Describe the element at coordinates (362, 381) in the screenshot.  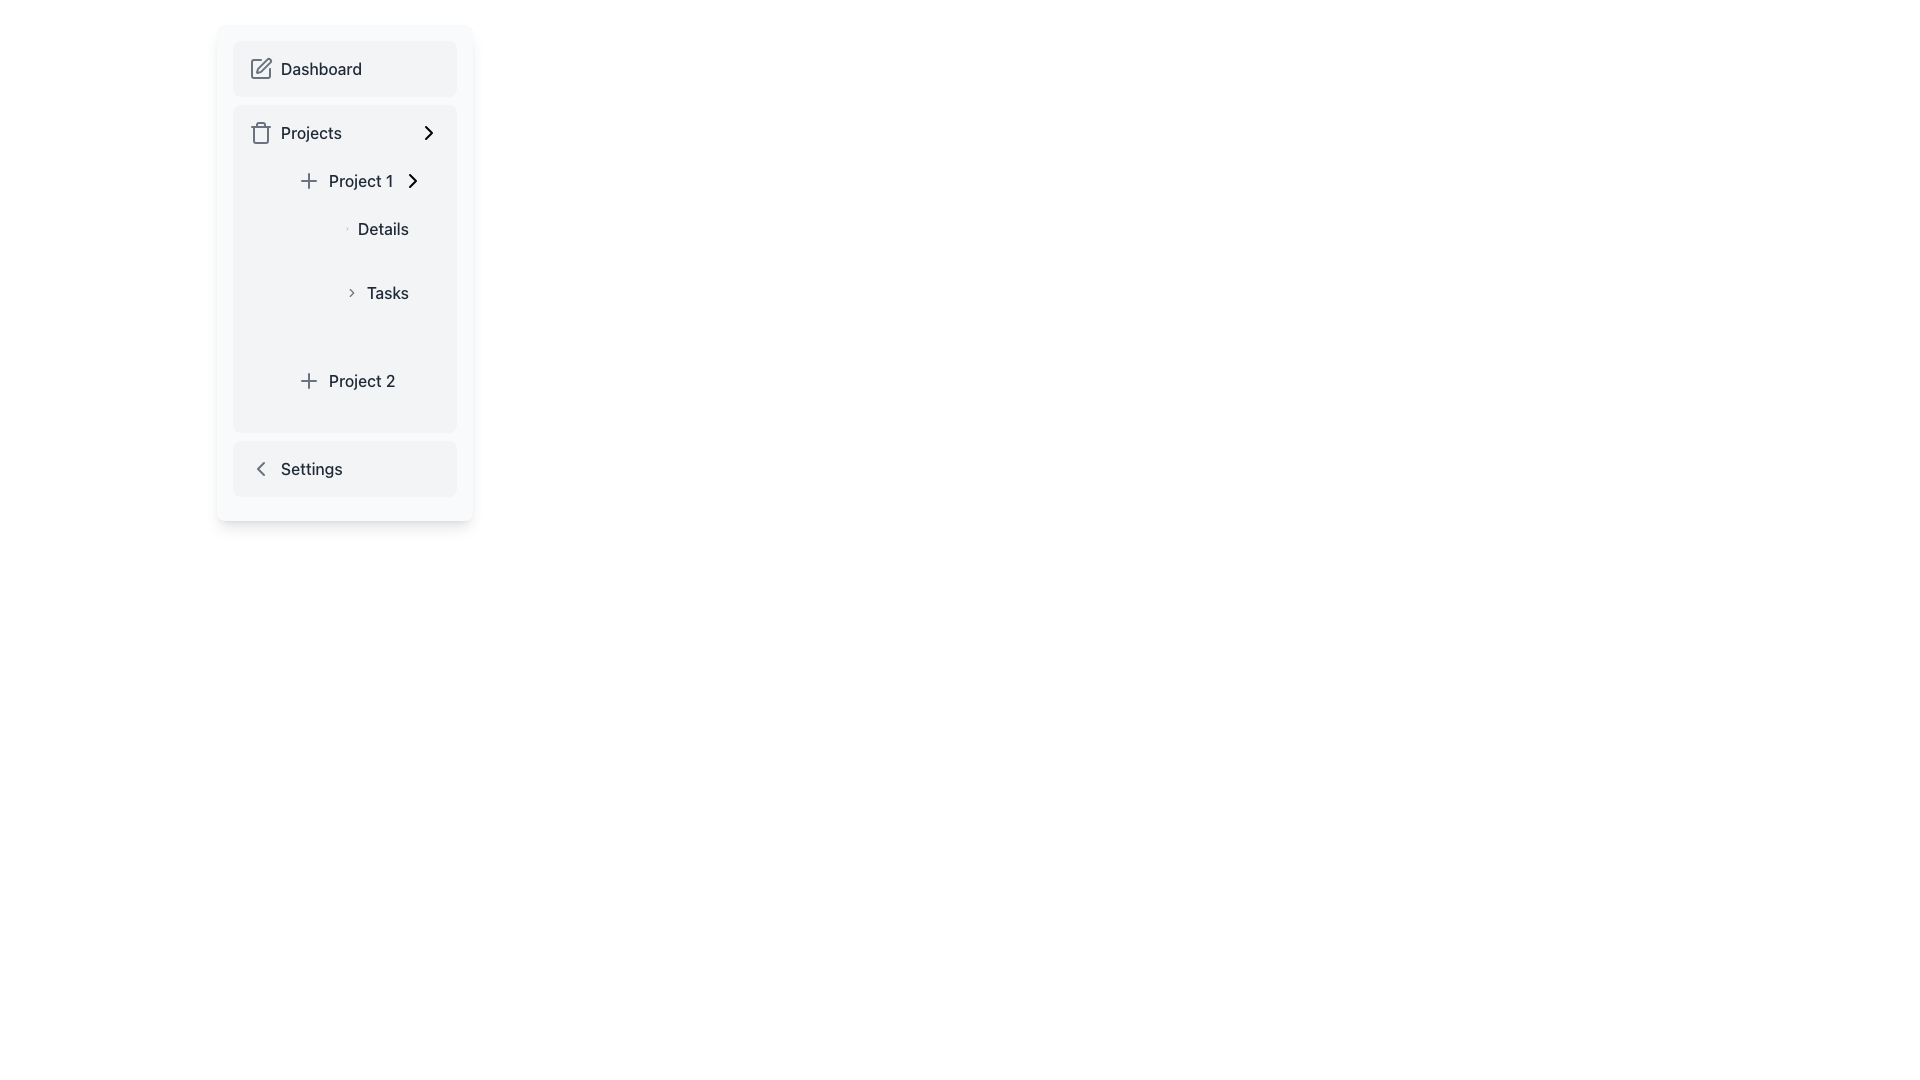
I see `the text label displaying 'Project 2' located in the sidebar menu under the 'Projects' section, aligned horizontally with a plus icon` at that location.